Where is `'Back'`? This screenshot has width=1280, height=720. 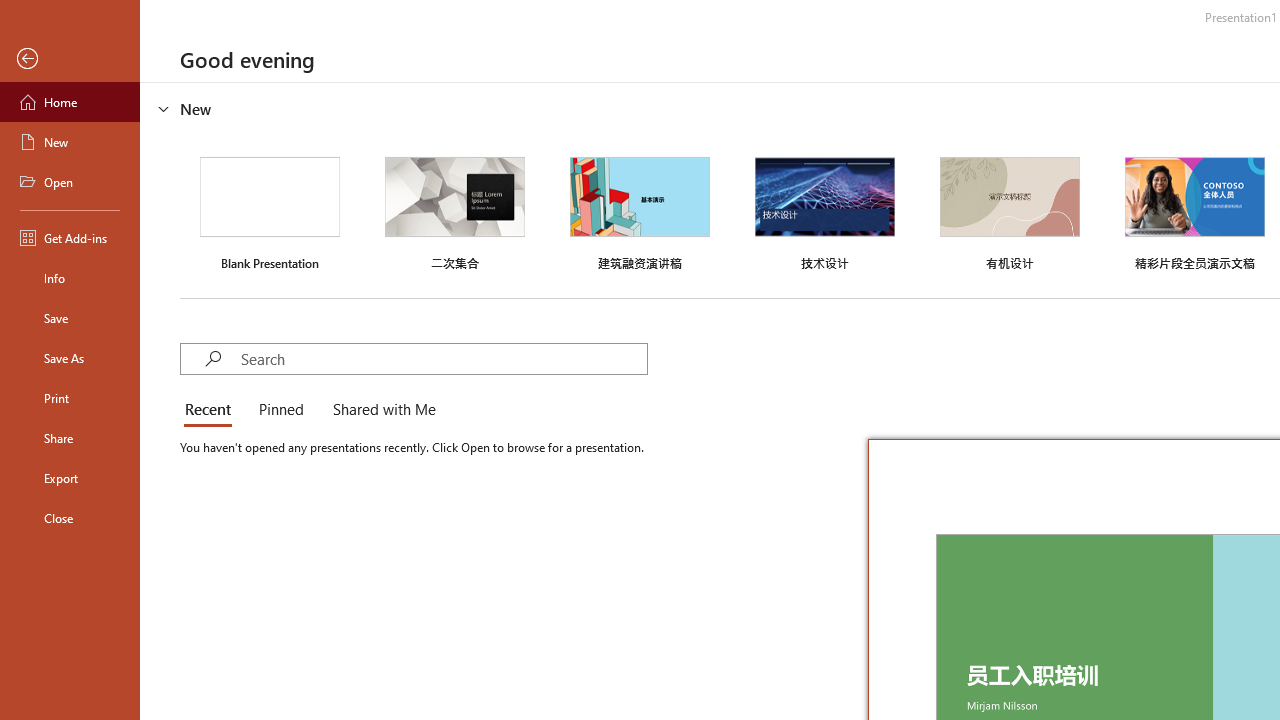 'Back' is located at coordinates (69, 58).